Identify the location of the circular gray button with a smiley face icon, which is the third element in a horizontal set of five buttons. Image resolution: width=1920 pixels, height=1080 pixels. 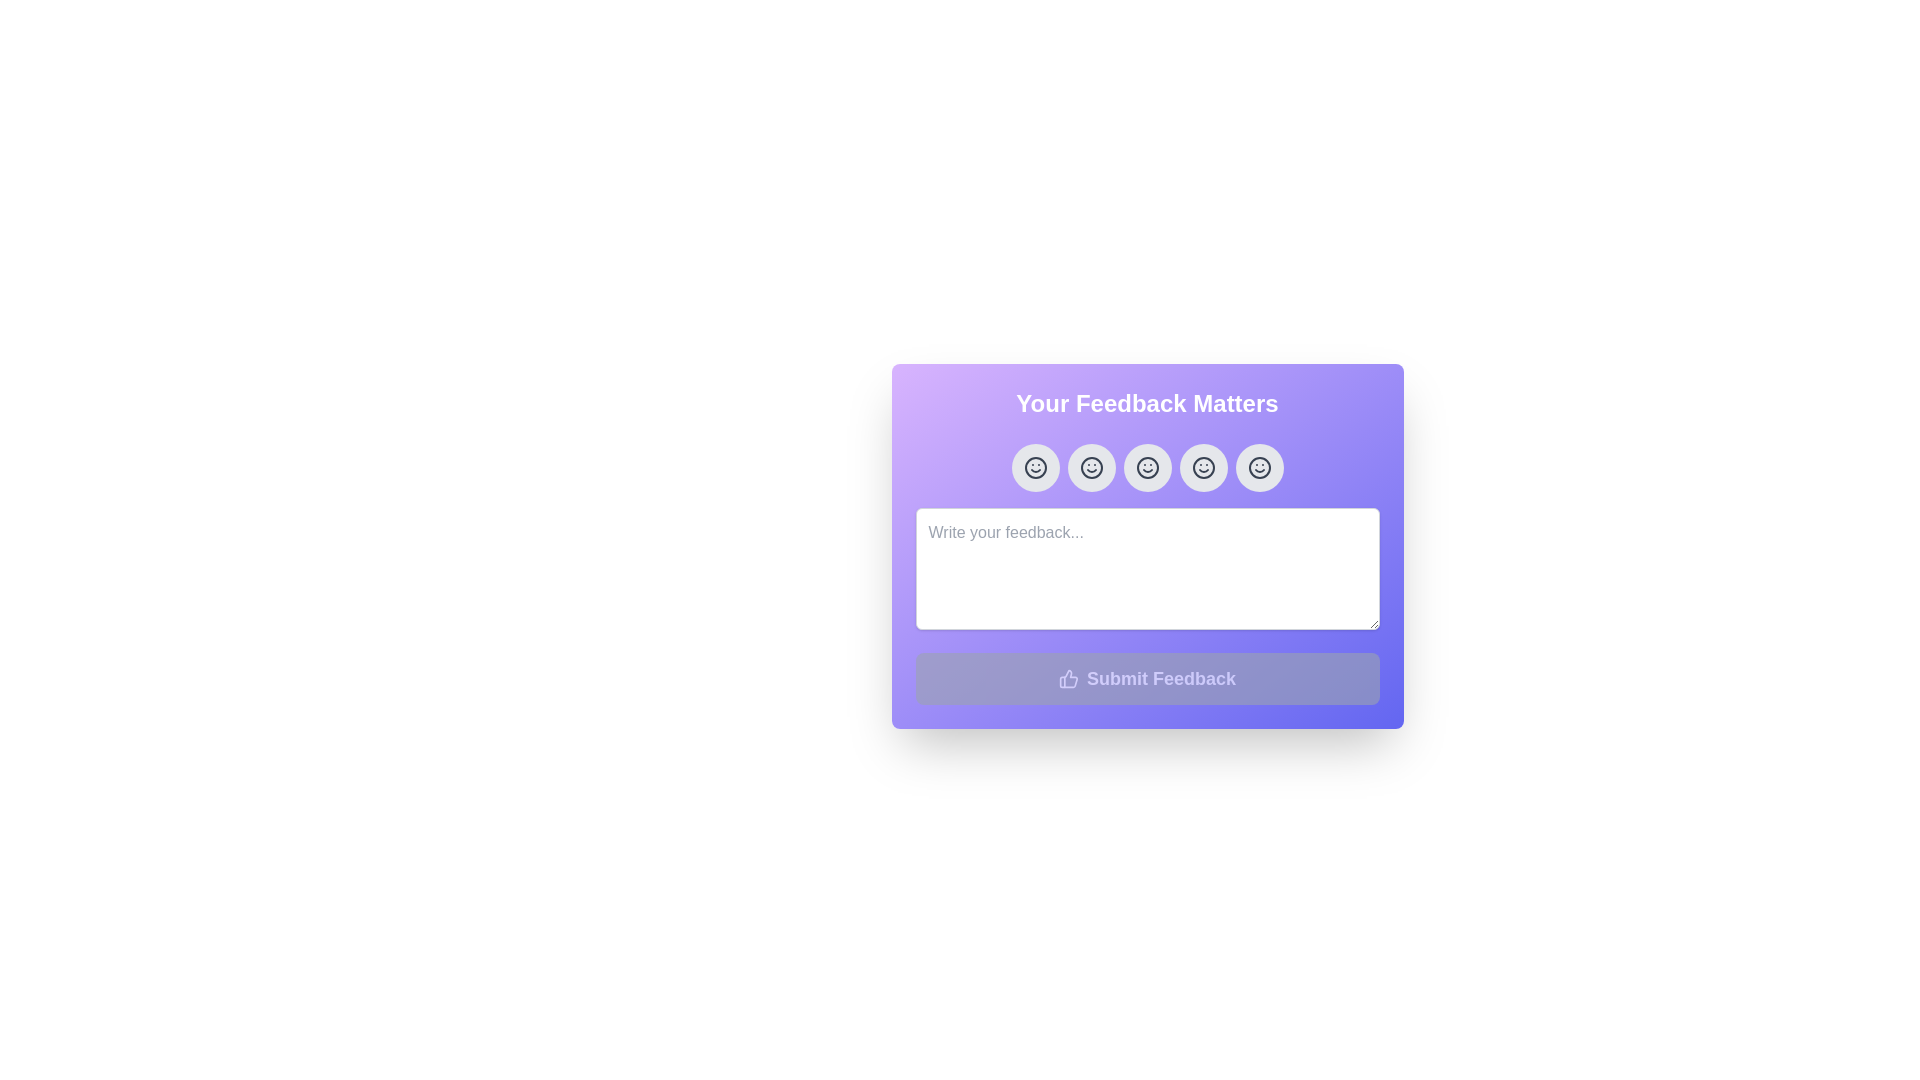
(1147, 467).